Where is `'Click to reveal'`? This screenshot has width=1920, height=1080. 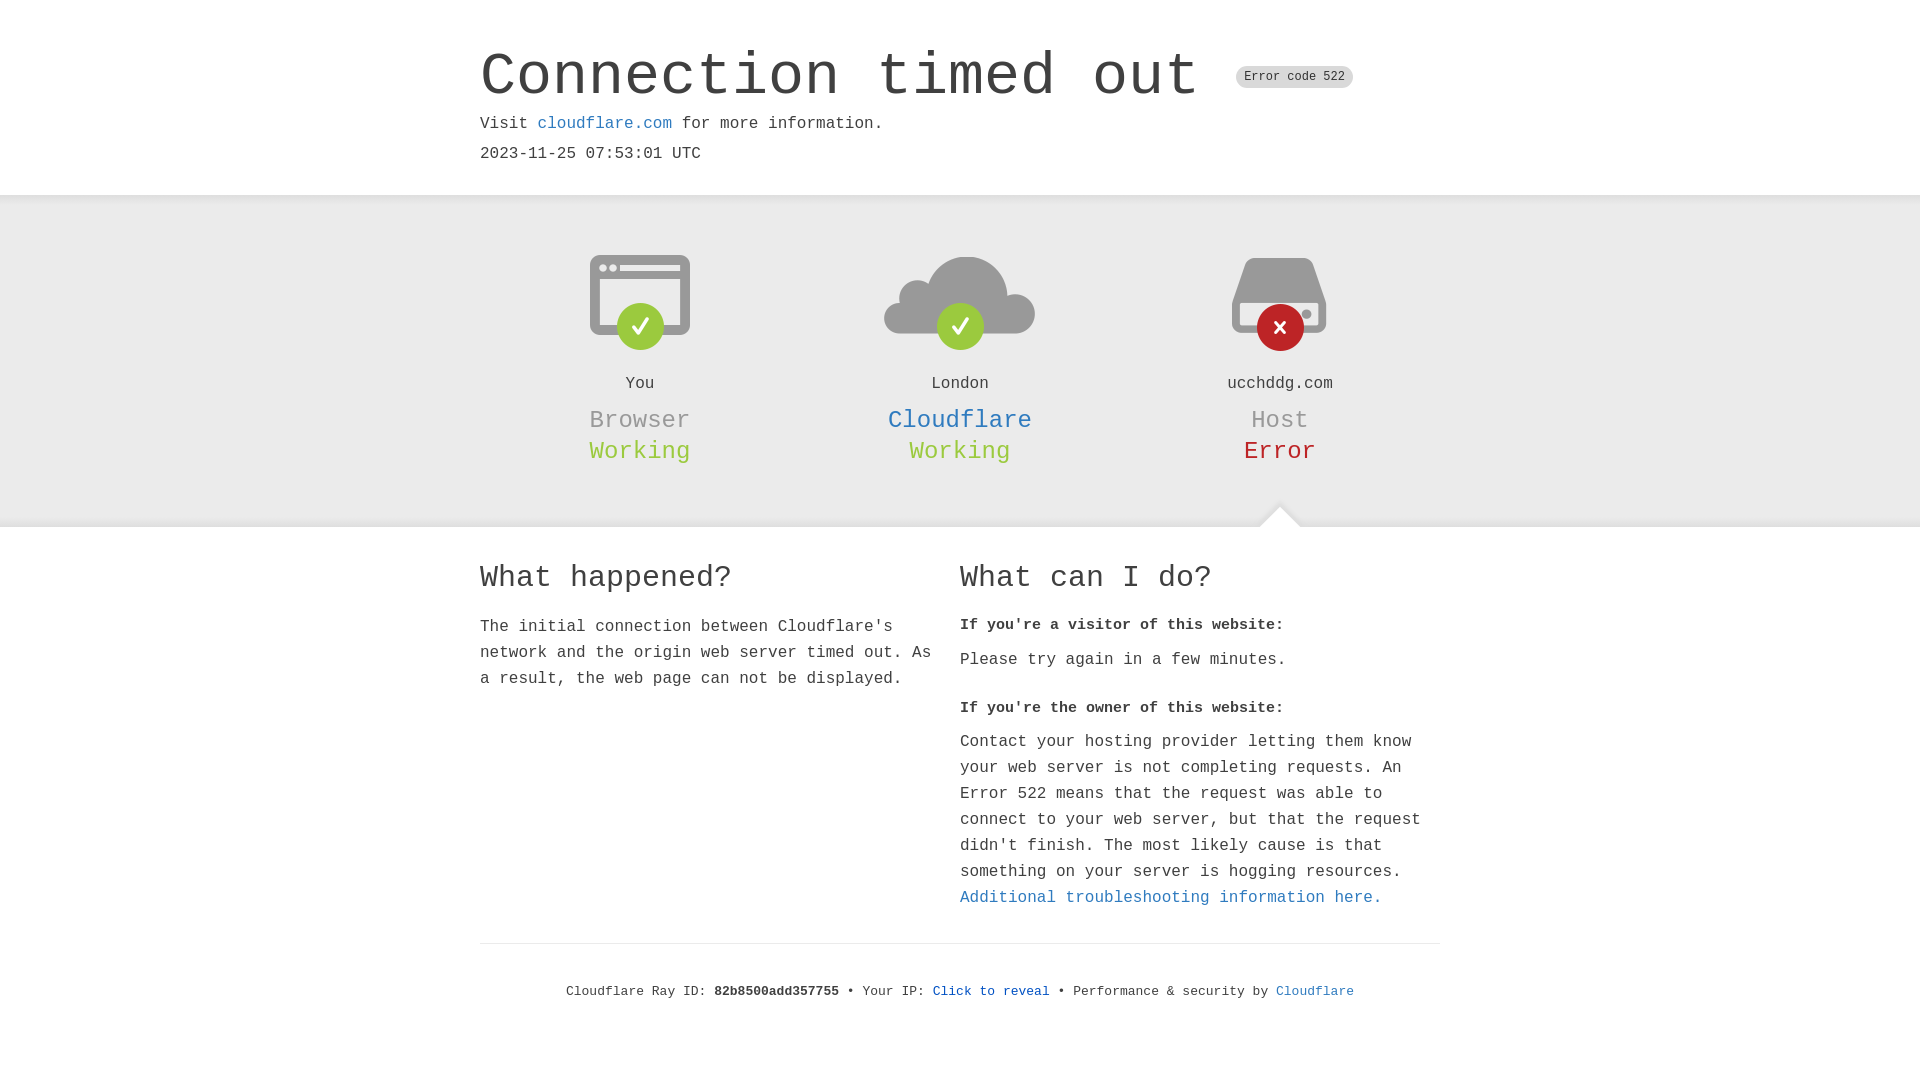
'Click to reveal' is located at coordinates (991, 991).